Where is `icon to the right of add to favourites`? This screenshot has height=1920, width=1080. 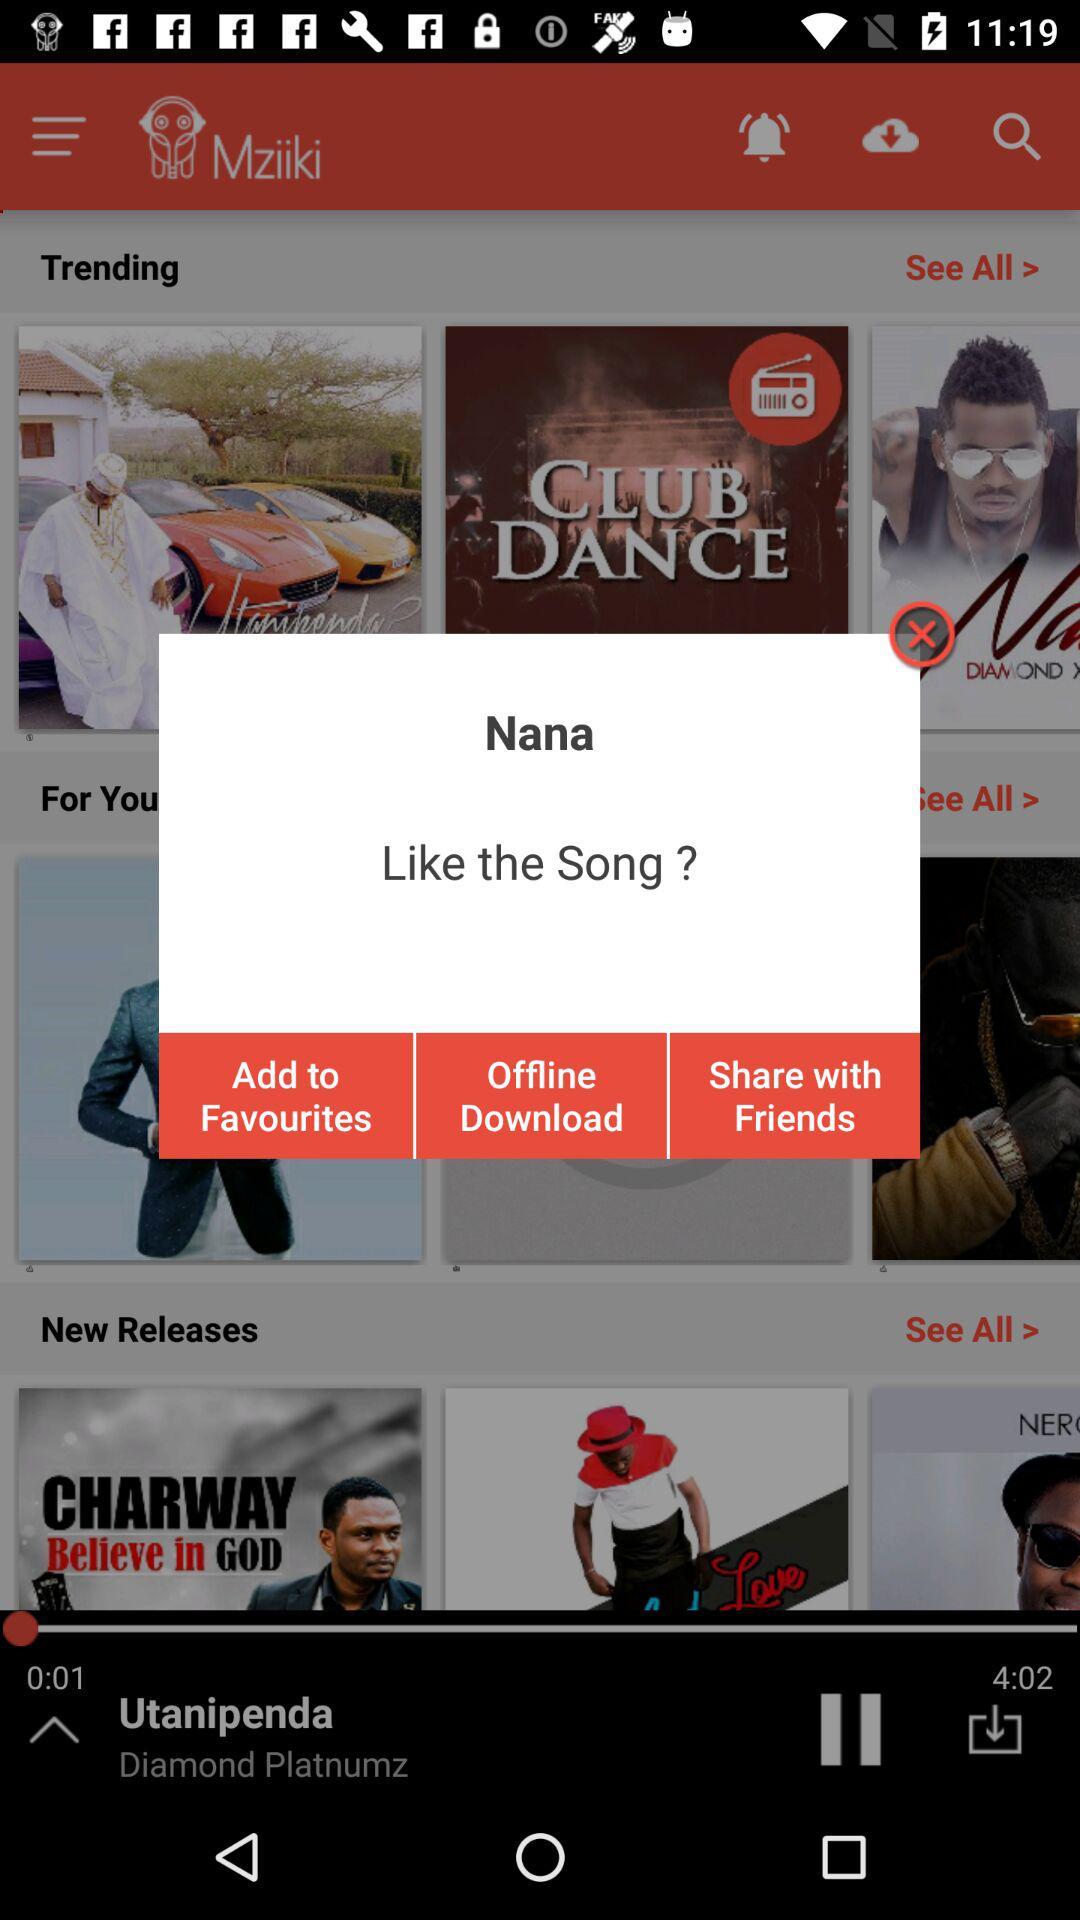 icon to the right of add to favourites is located at coordinates (541, 1094).